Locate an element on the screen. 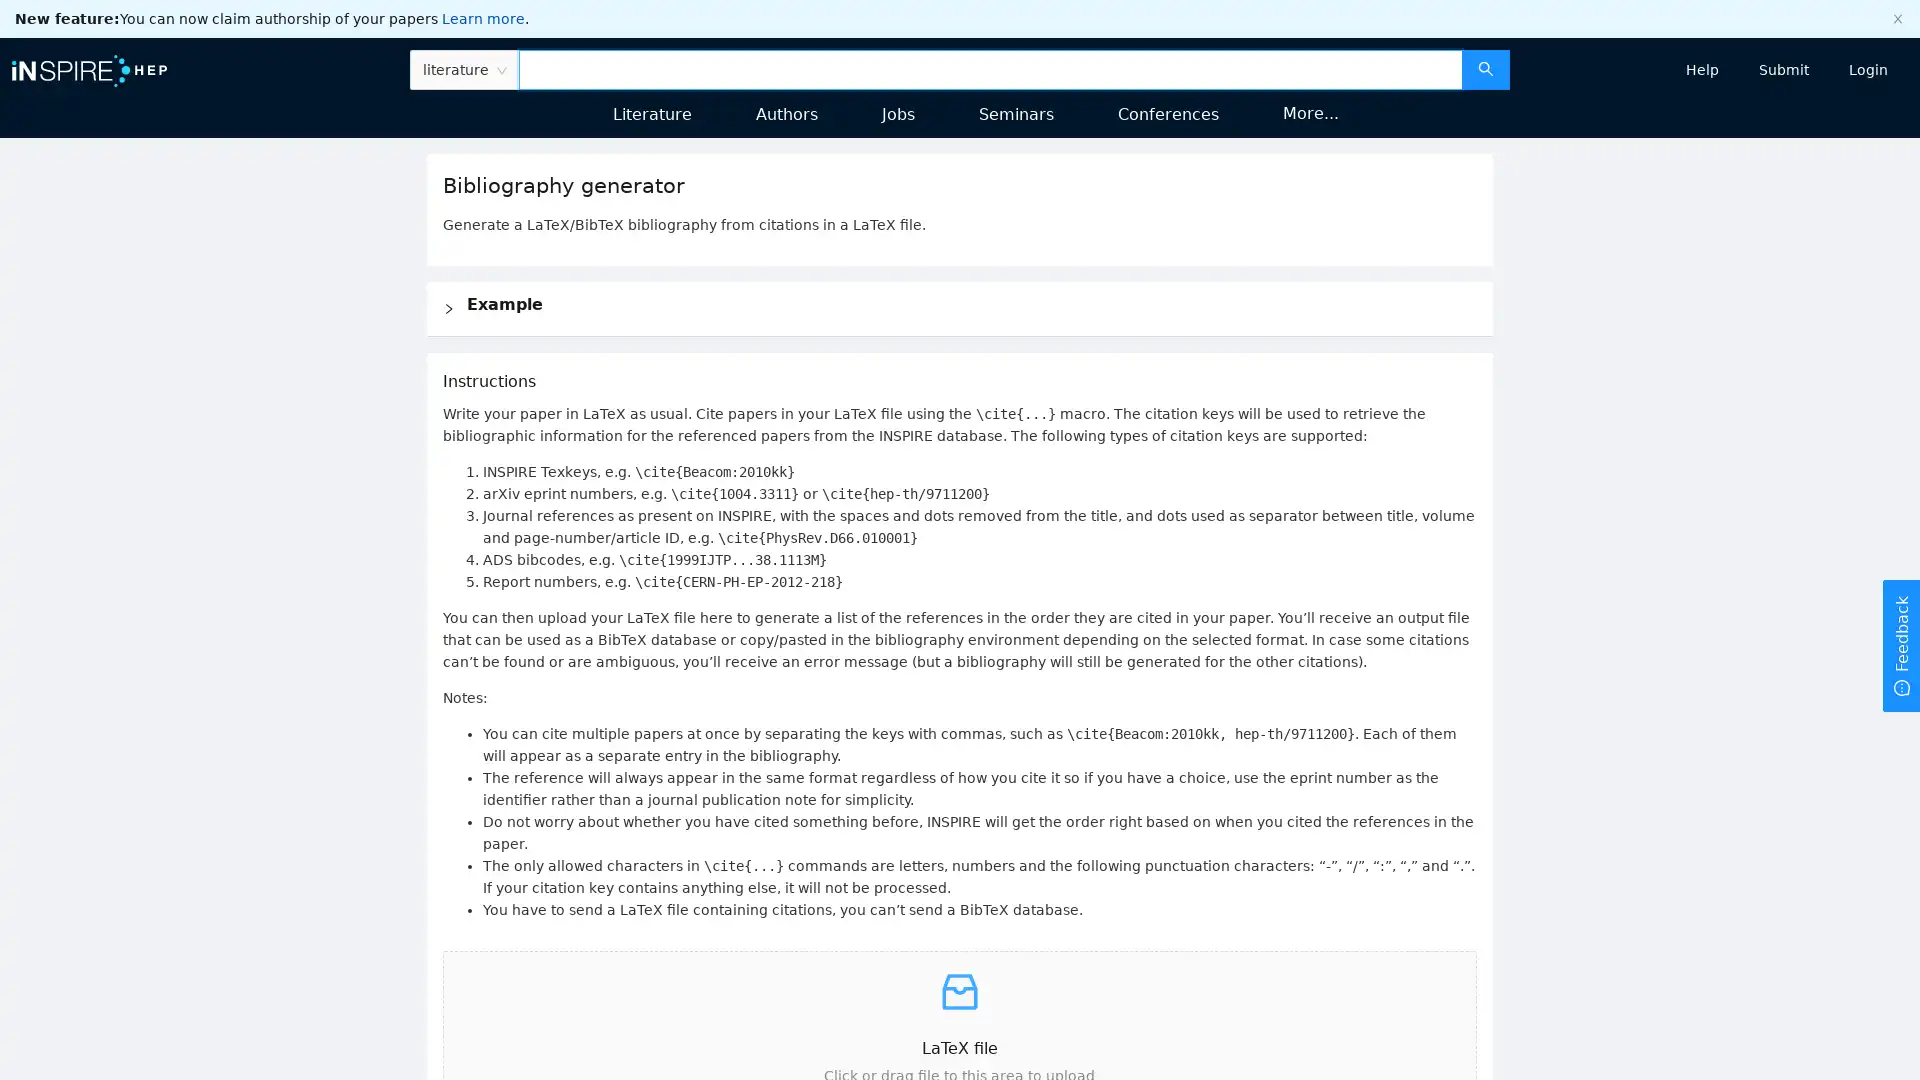  search is located at coordinates (1484, 68).